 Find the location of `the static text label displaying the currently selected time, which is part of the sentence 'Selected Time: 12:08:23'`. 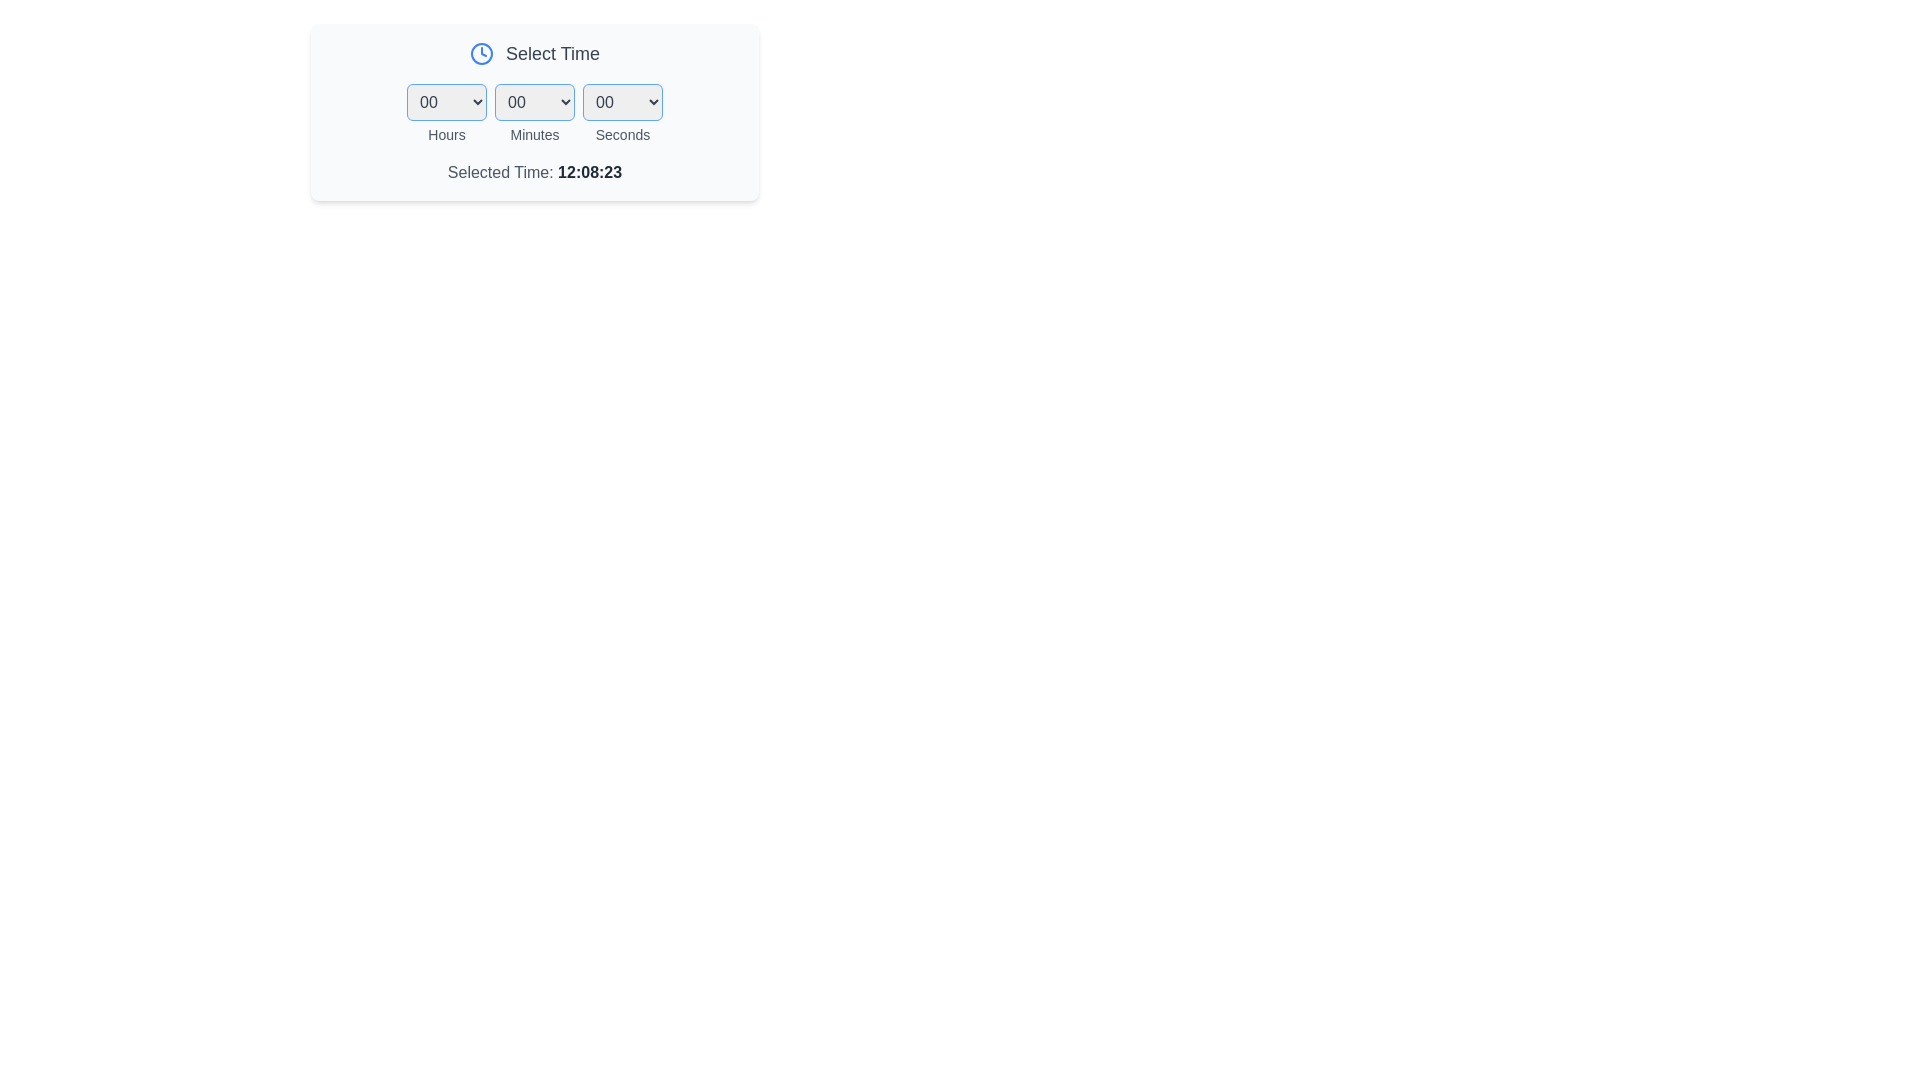

the static text label displaying the currently selected time, which is part of the sentence 'Selected Time: 12:08:23' is located at coordinates (589, 171).